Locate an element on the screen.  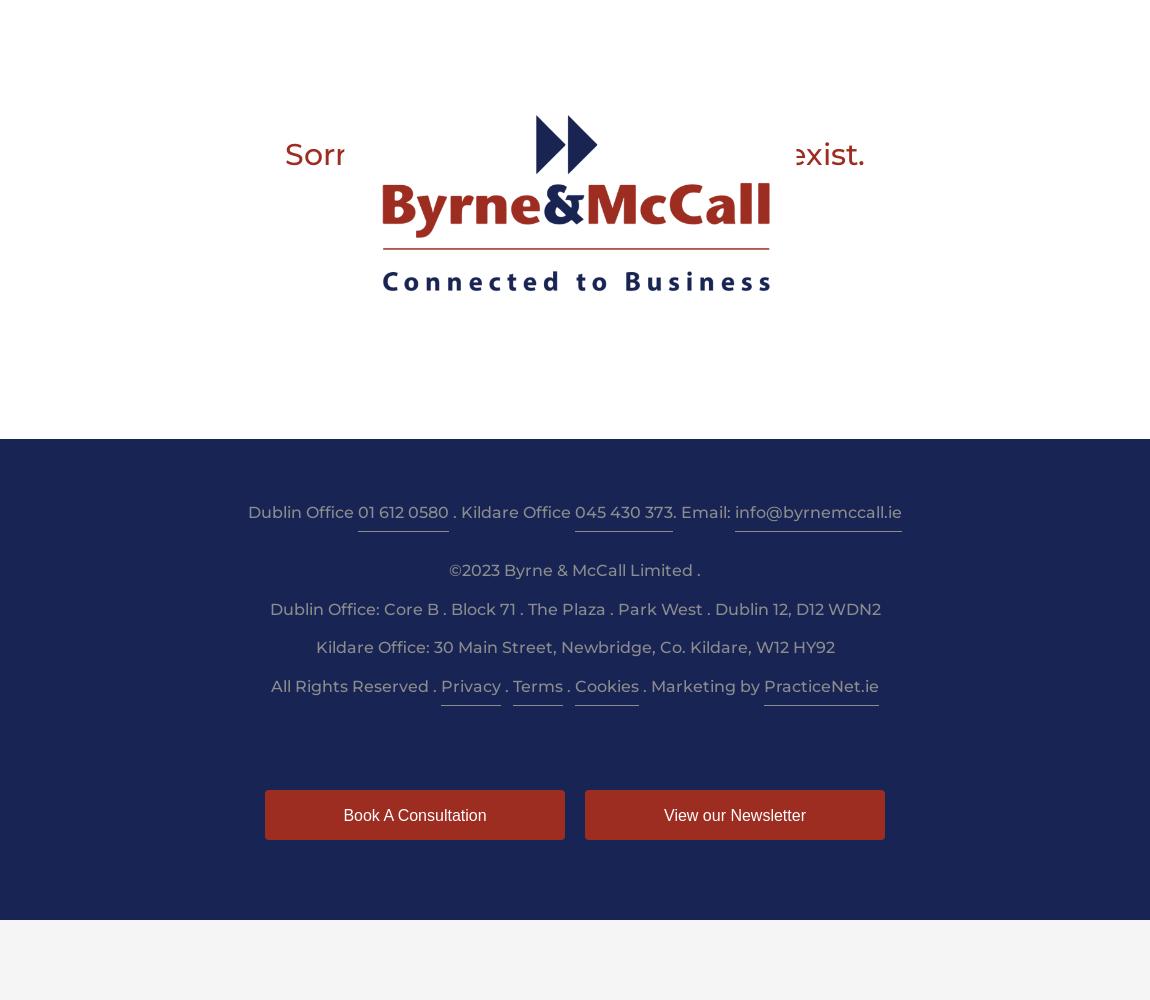
'Taxation' is located at coordinates (448, 31).